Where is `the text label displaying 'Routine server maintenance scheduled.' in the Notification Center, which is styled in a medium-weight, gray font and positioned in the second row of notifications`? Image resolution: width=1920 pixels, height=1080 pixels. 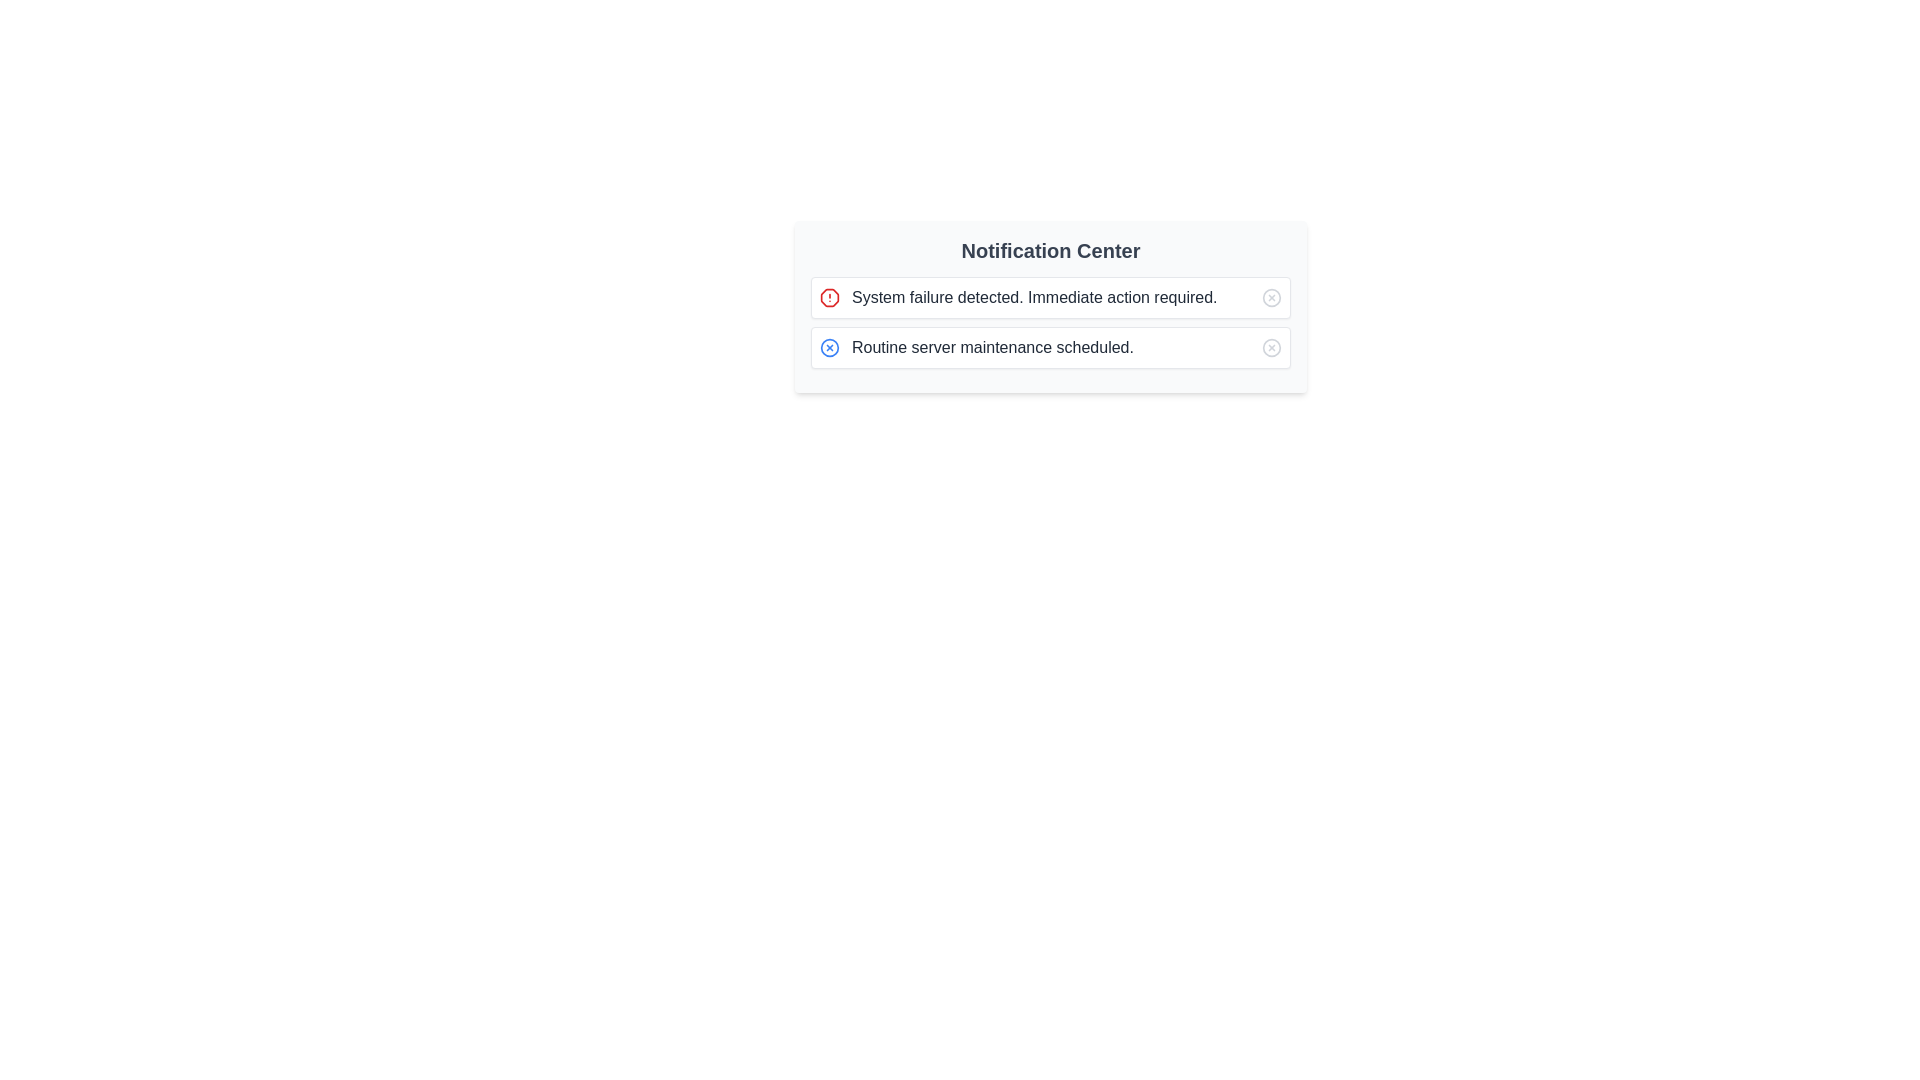
the text label displaying 'Routine server maintenance scheduled.' in the Notification Center, which is styled in a medium-weight, gray font and positioned in the second row of notifications is located at coordinates (993, 346).